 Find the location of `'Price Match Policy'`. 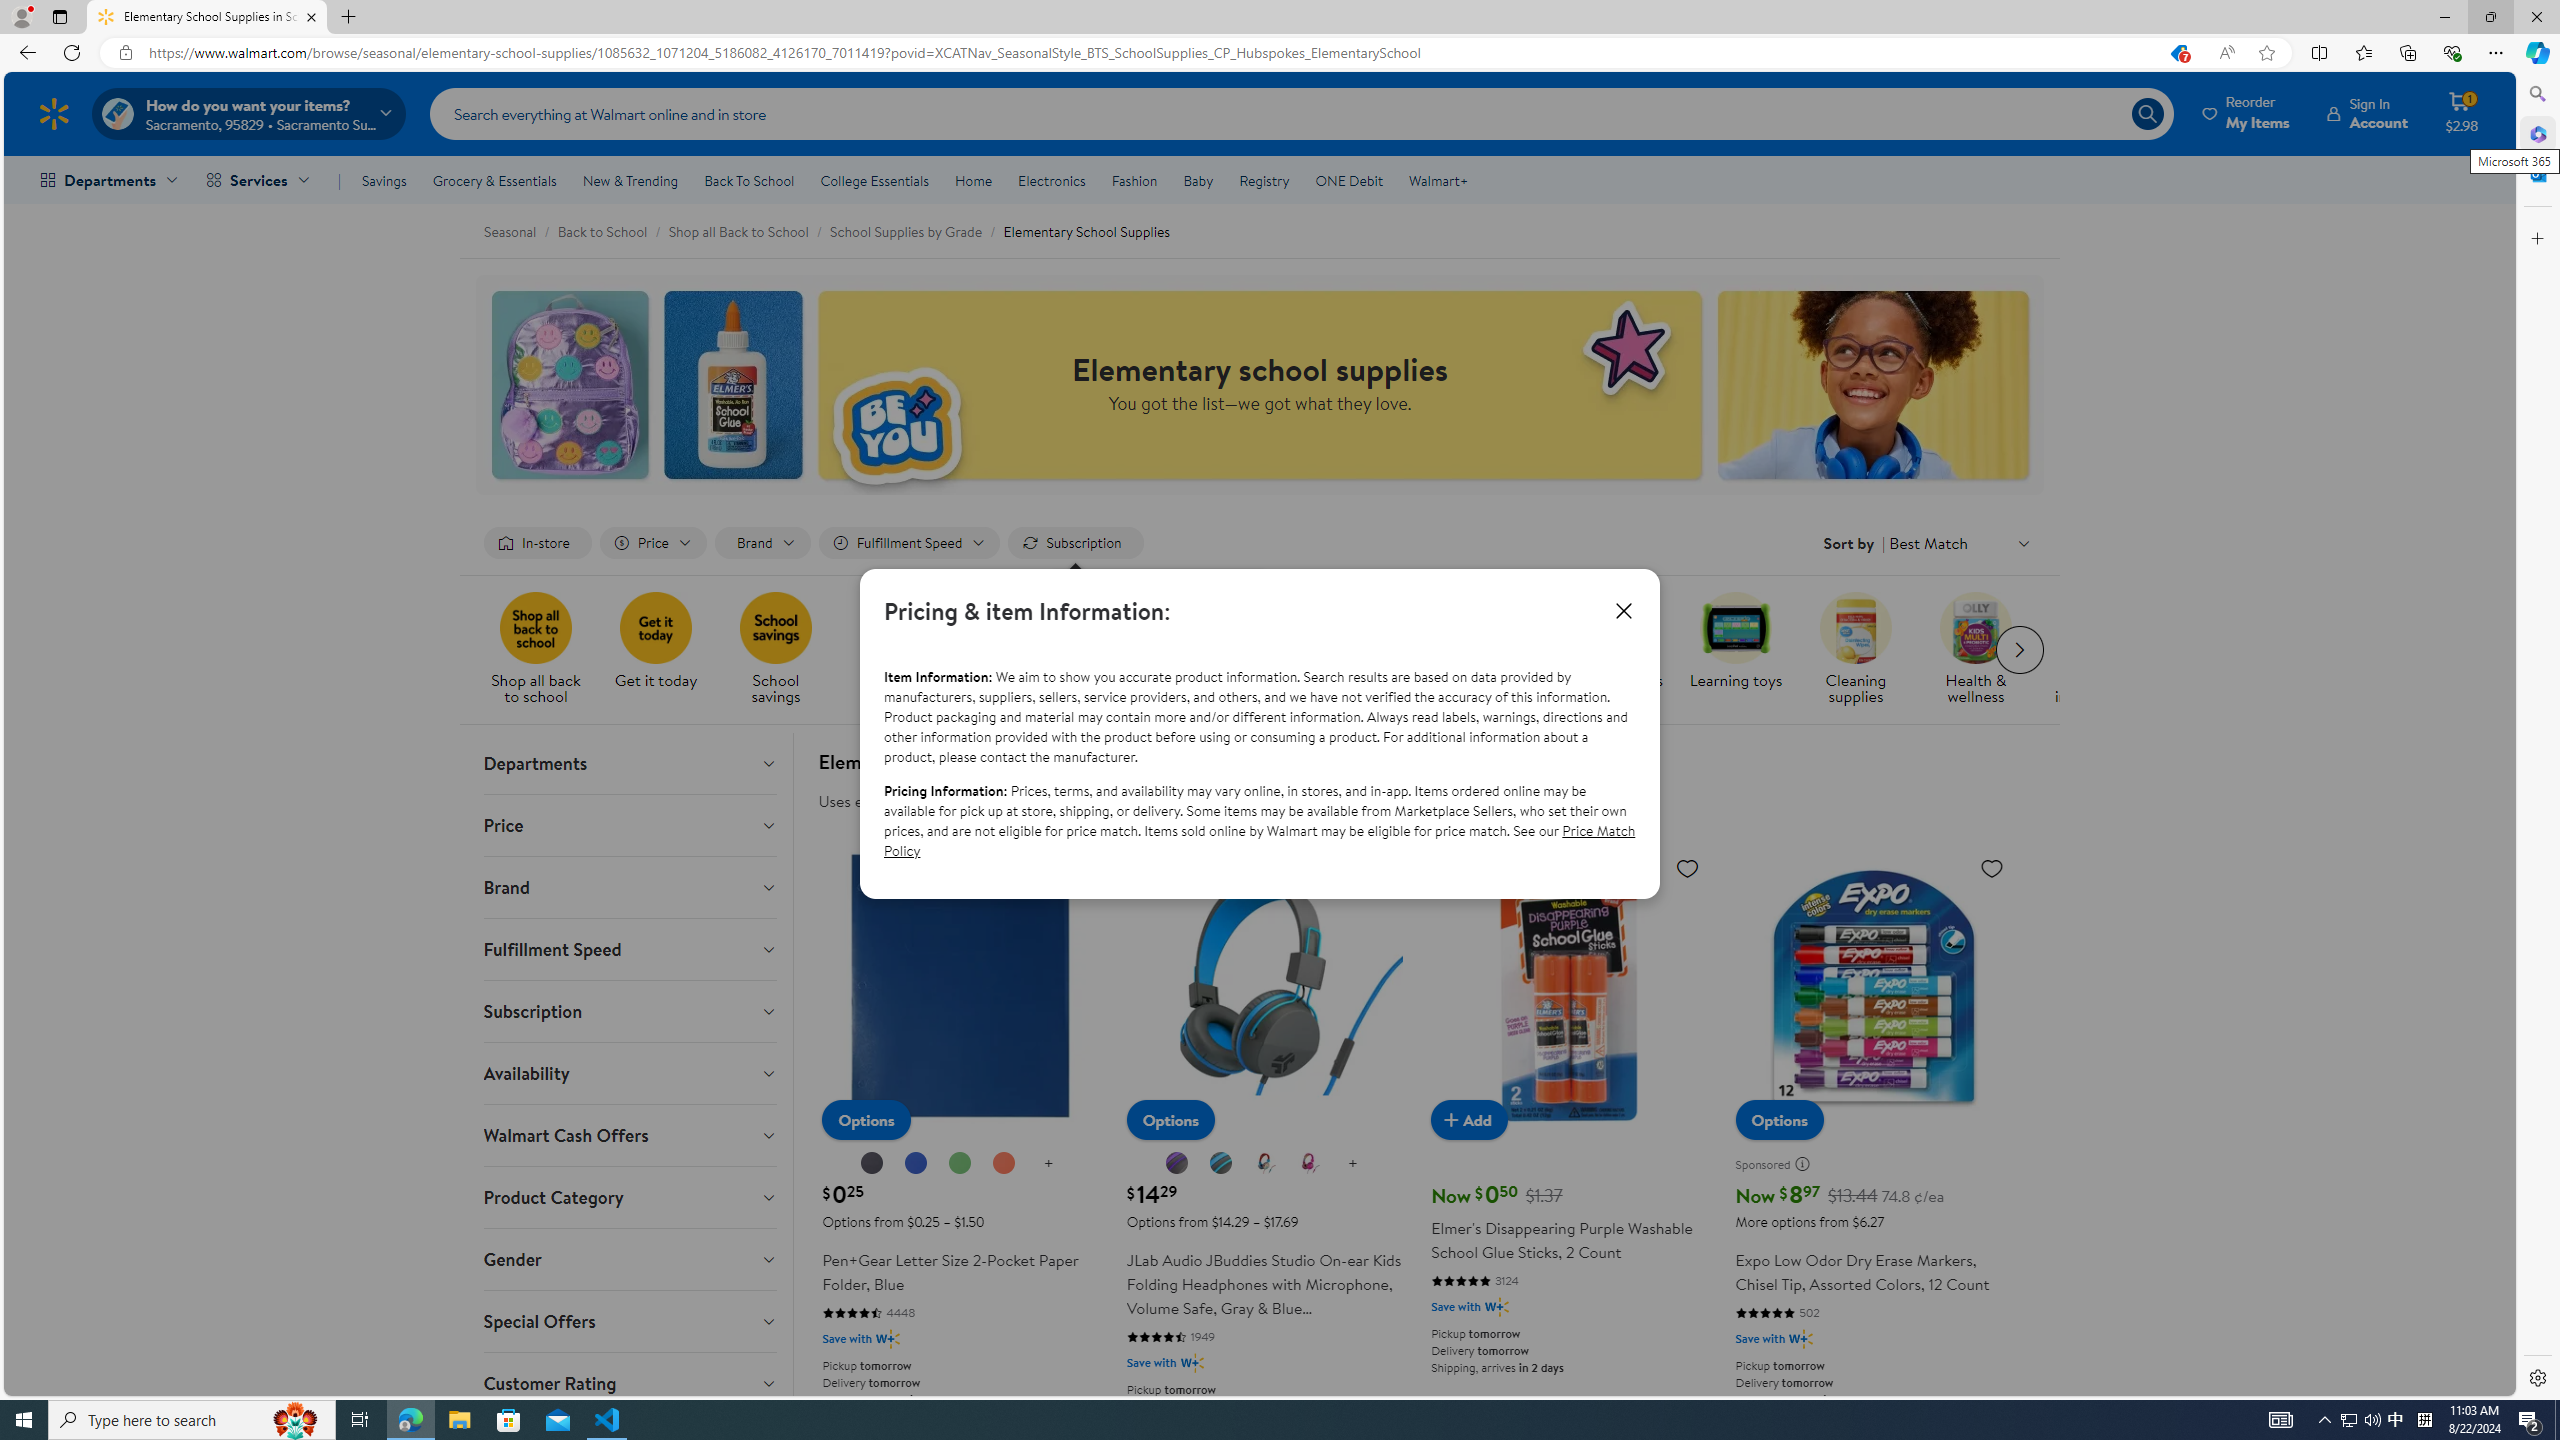

'Price Match Policy' is located at coordinates (1259, 839).